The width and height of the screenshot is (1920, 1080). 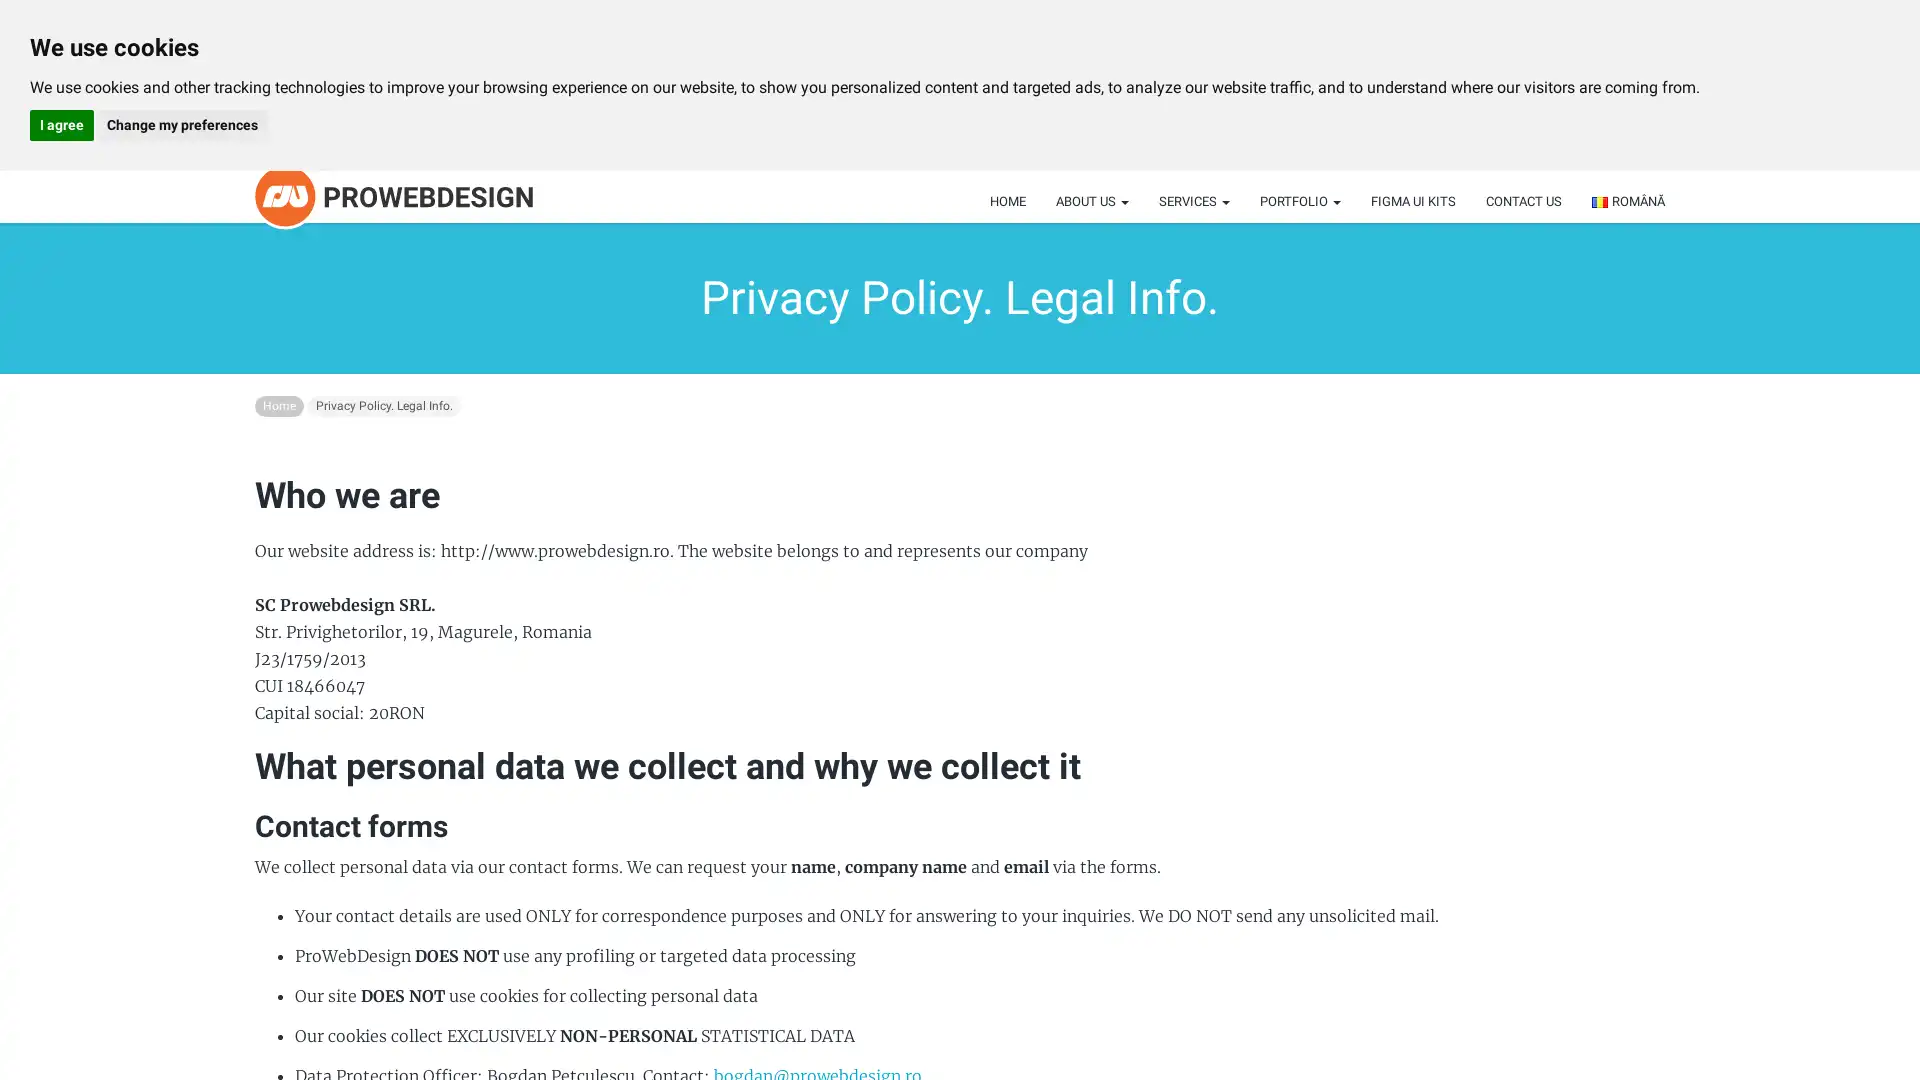 I want to click on Change my preferences, so click(x=181, y=125).